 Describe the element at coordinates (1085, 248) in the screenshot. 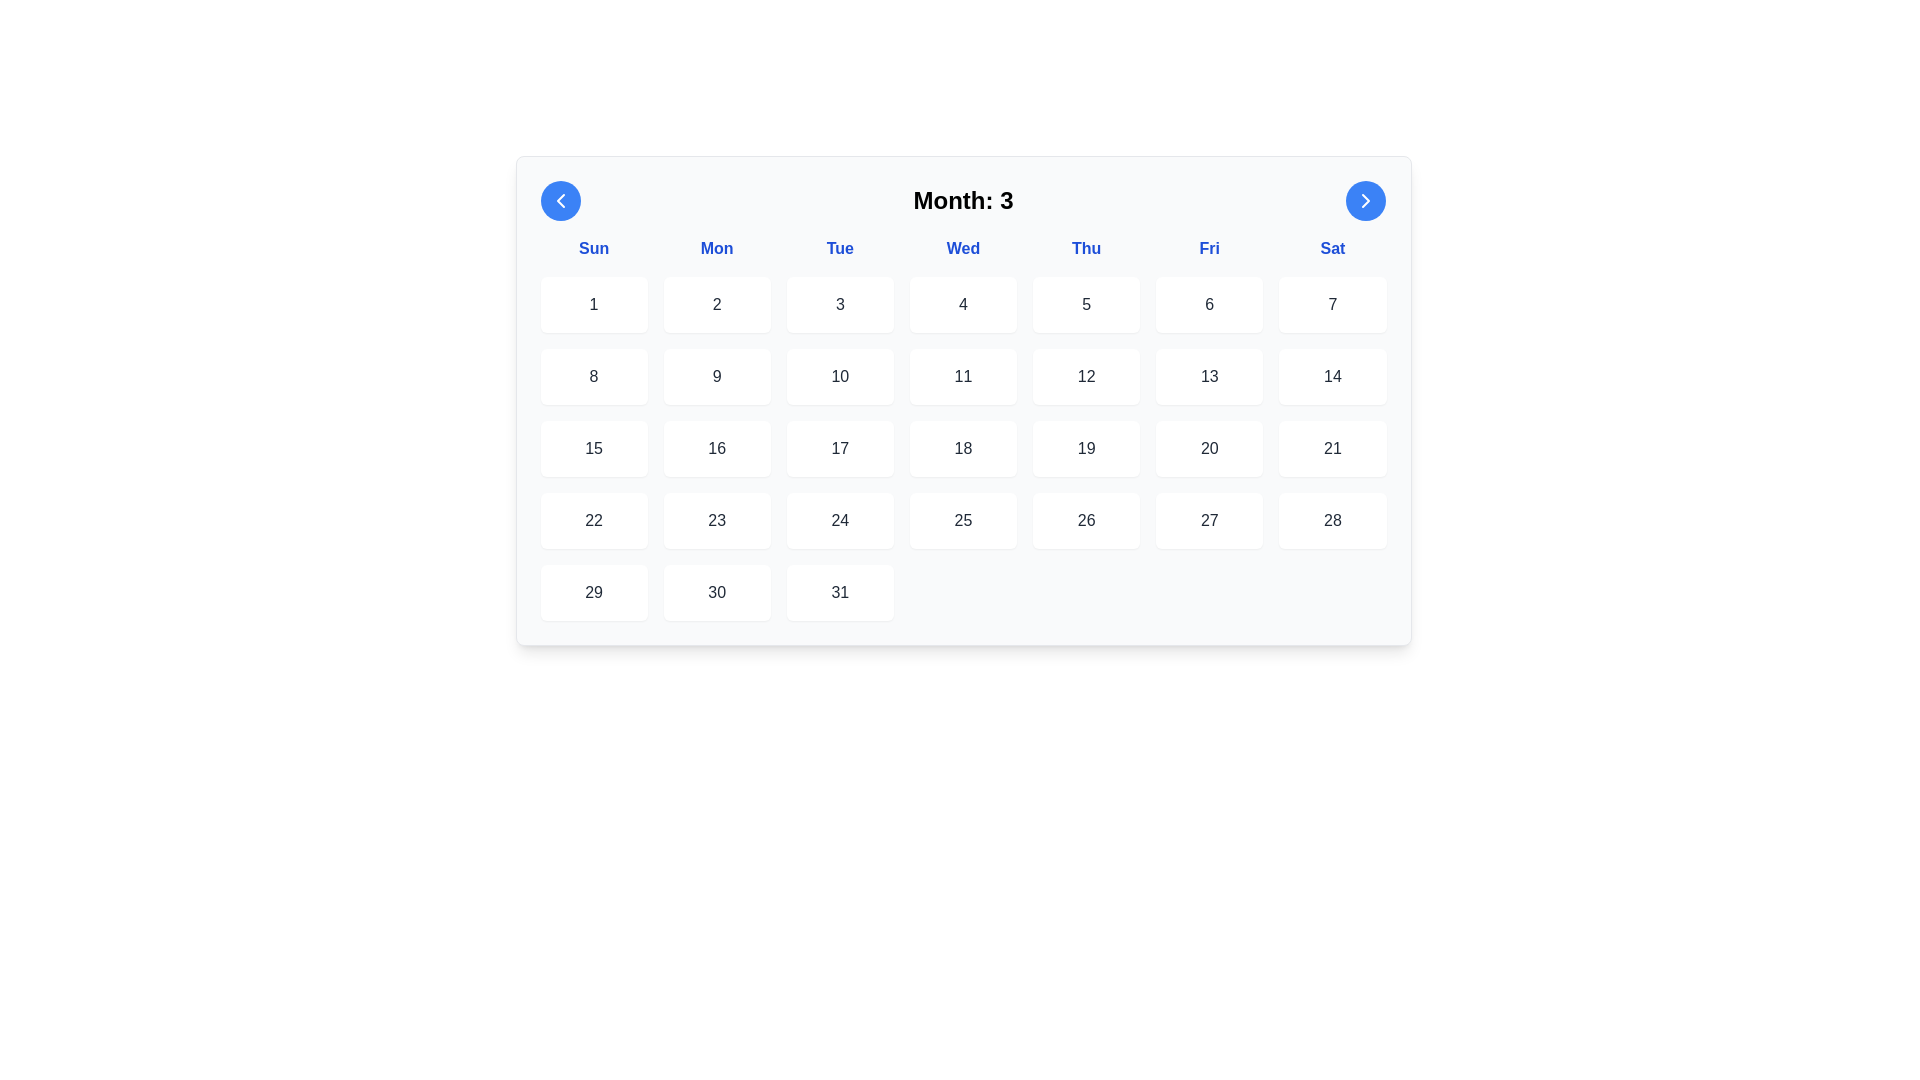

I see `the text label representing 'Thursday' in the weekly grid layout, located between 'Wed' and 'Fri' in the fifth column` at that location.